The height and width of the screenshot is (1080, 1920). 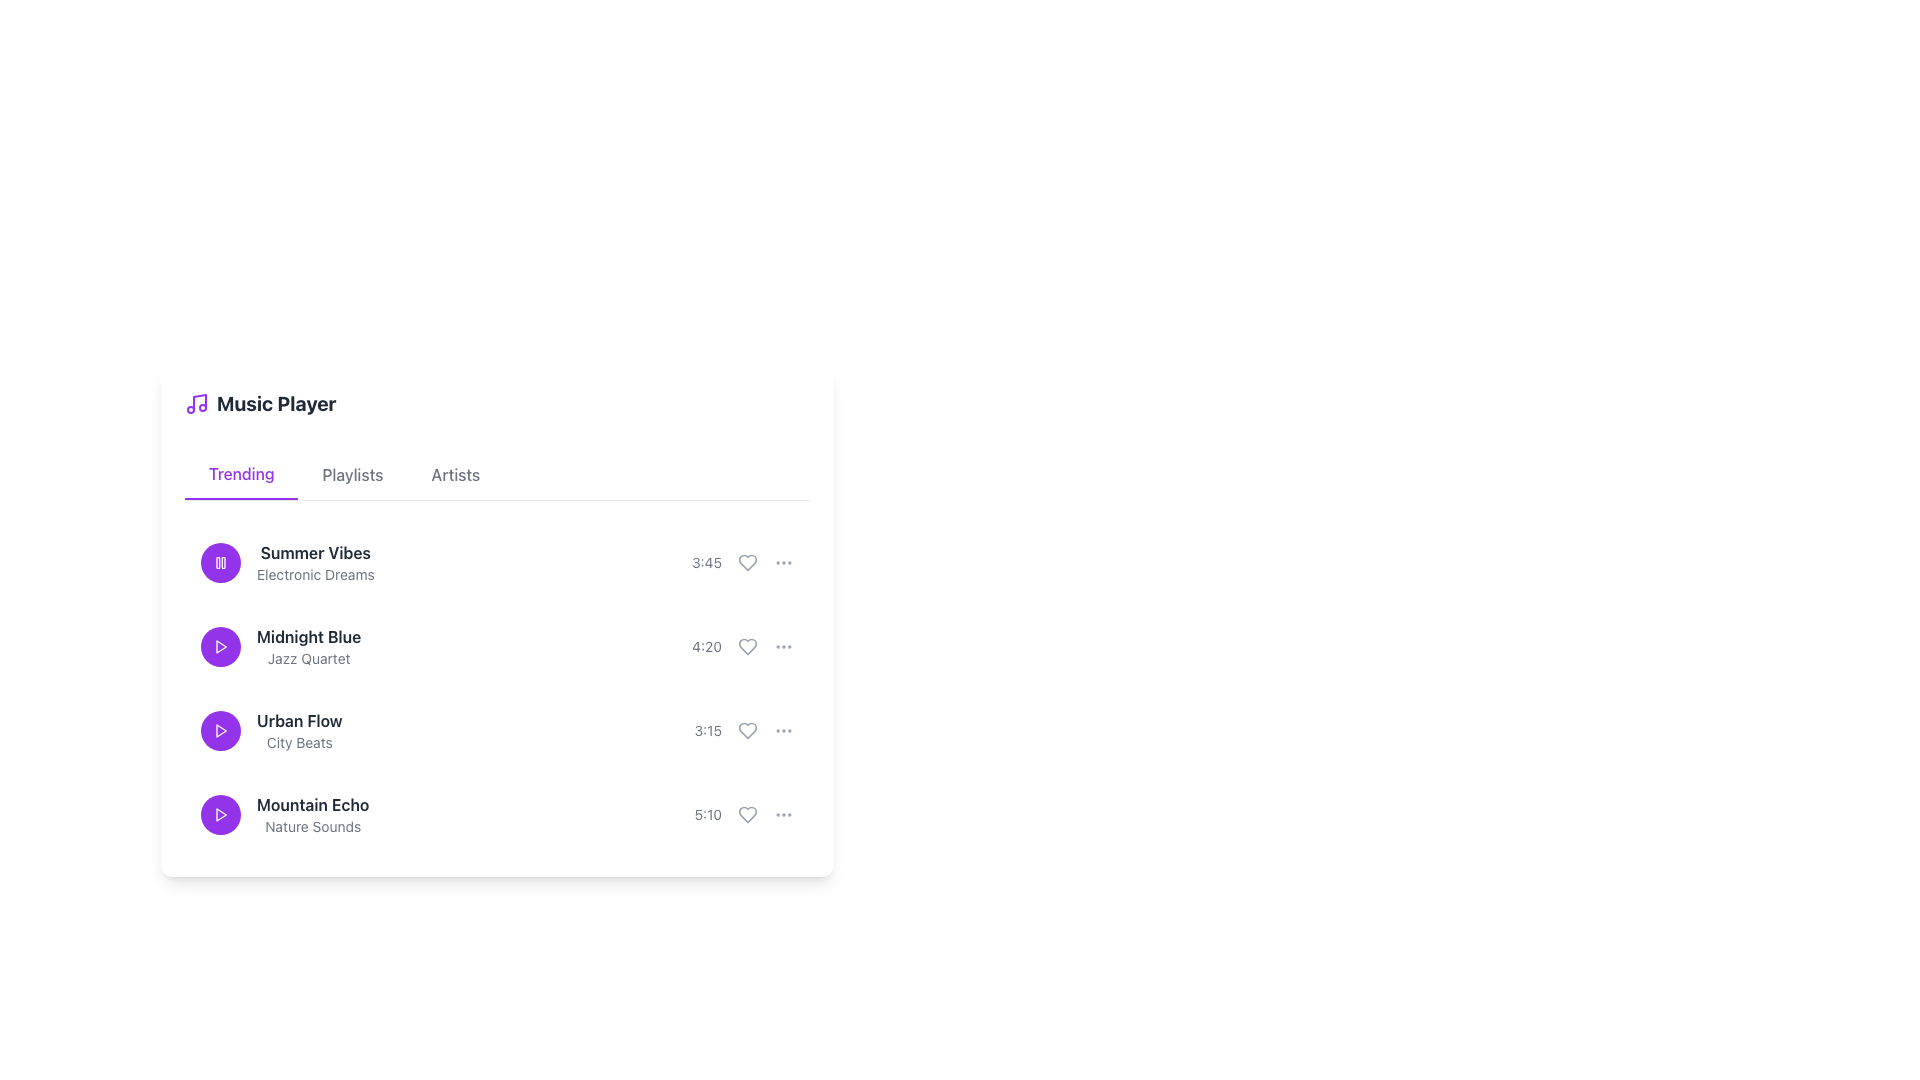 What do you see at coordinates (220, 563) in the screenshot?
I see `the 'Pause' button located to the left of the 'Summer Vibes' text label` at bounding box center [220, 563].